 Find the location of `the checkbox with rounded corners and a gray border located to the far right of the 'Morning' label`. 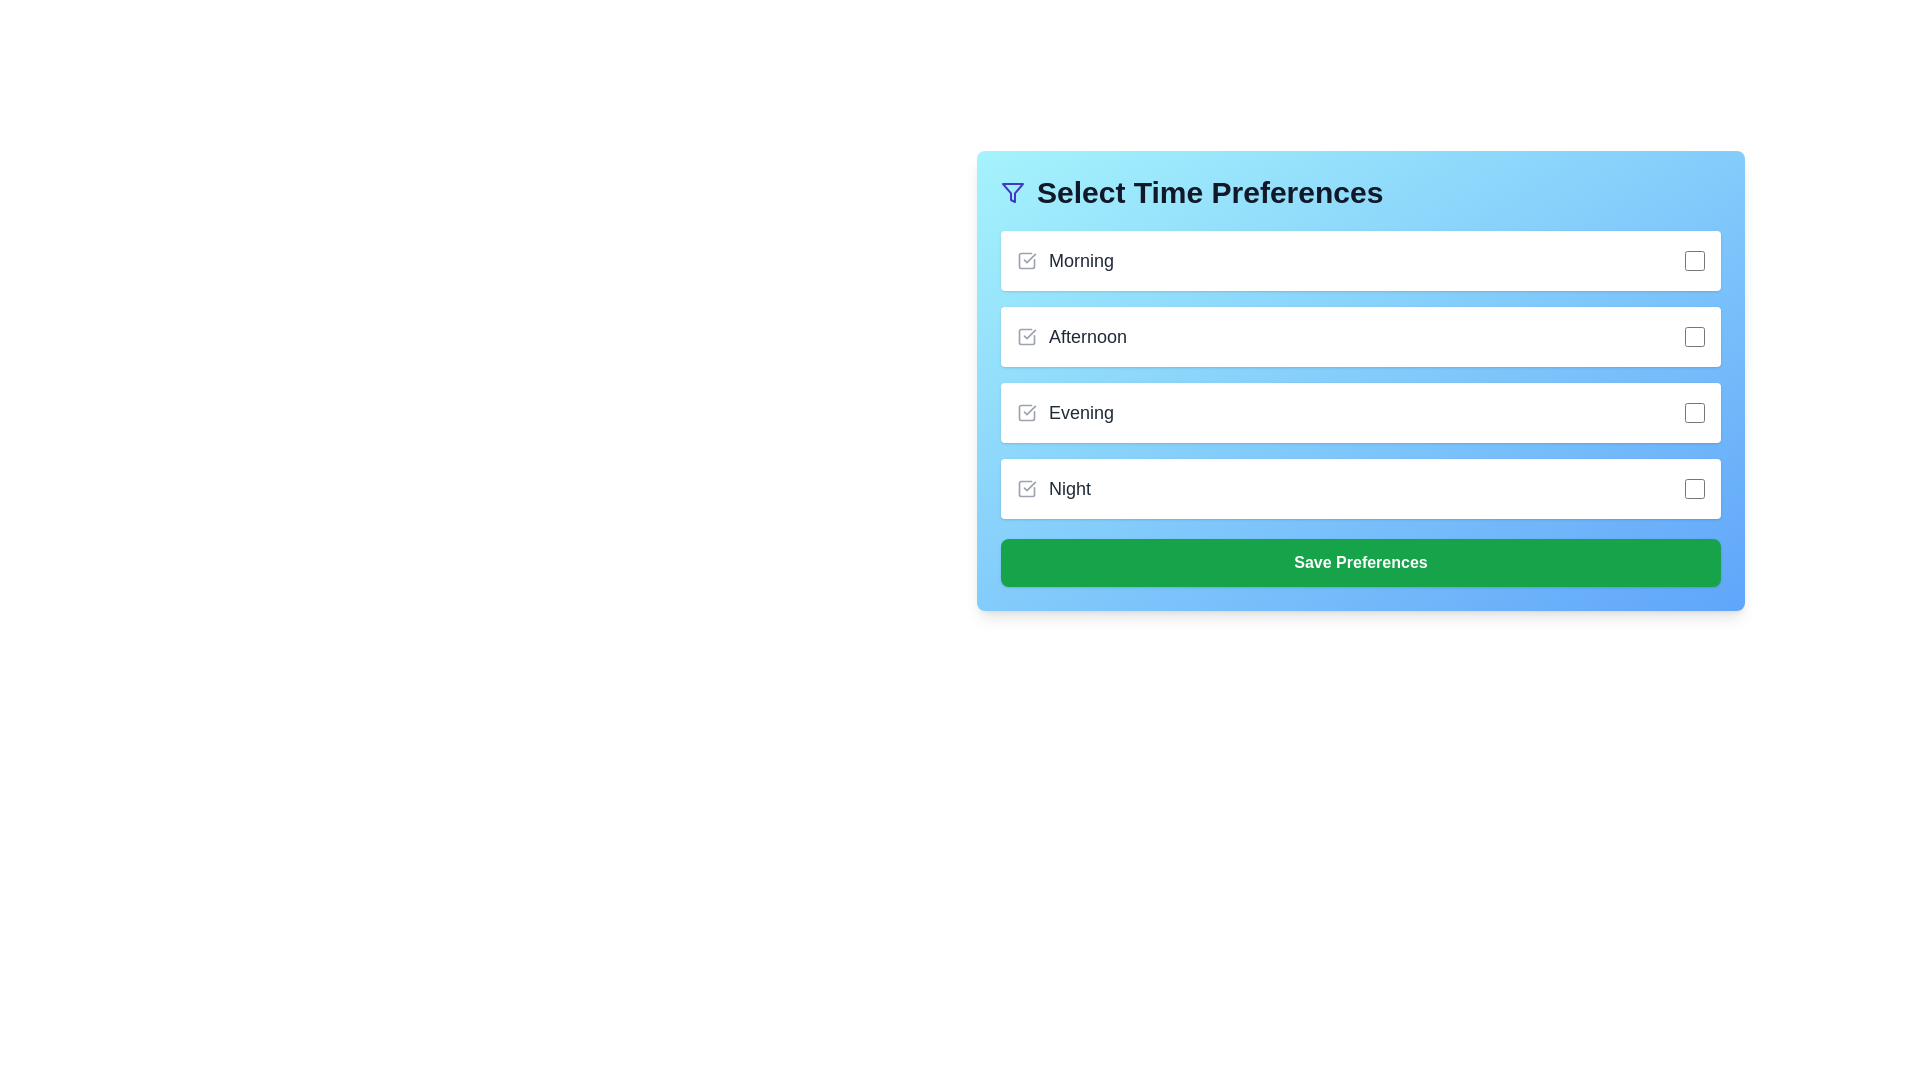

the checkbox with rounded corners and a gray border located to the far right of the 'Morning' label is located at coordinates (1693, 260).